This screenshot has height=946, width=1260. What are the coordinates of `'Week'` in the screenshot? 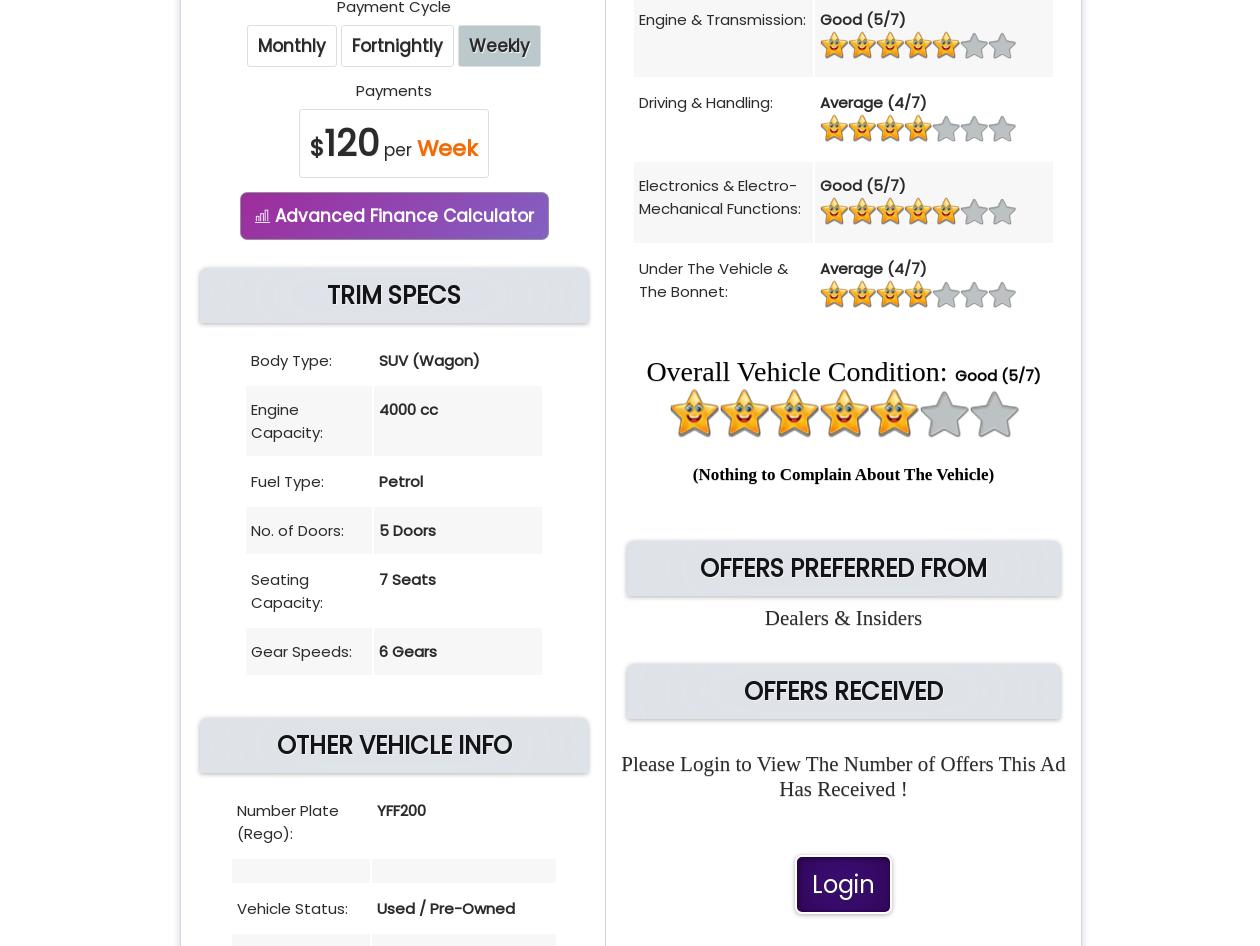 It's located at (447, 147).